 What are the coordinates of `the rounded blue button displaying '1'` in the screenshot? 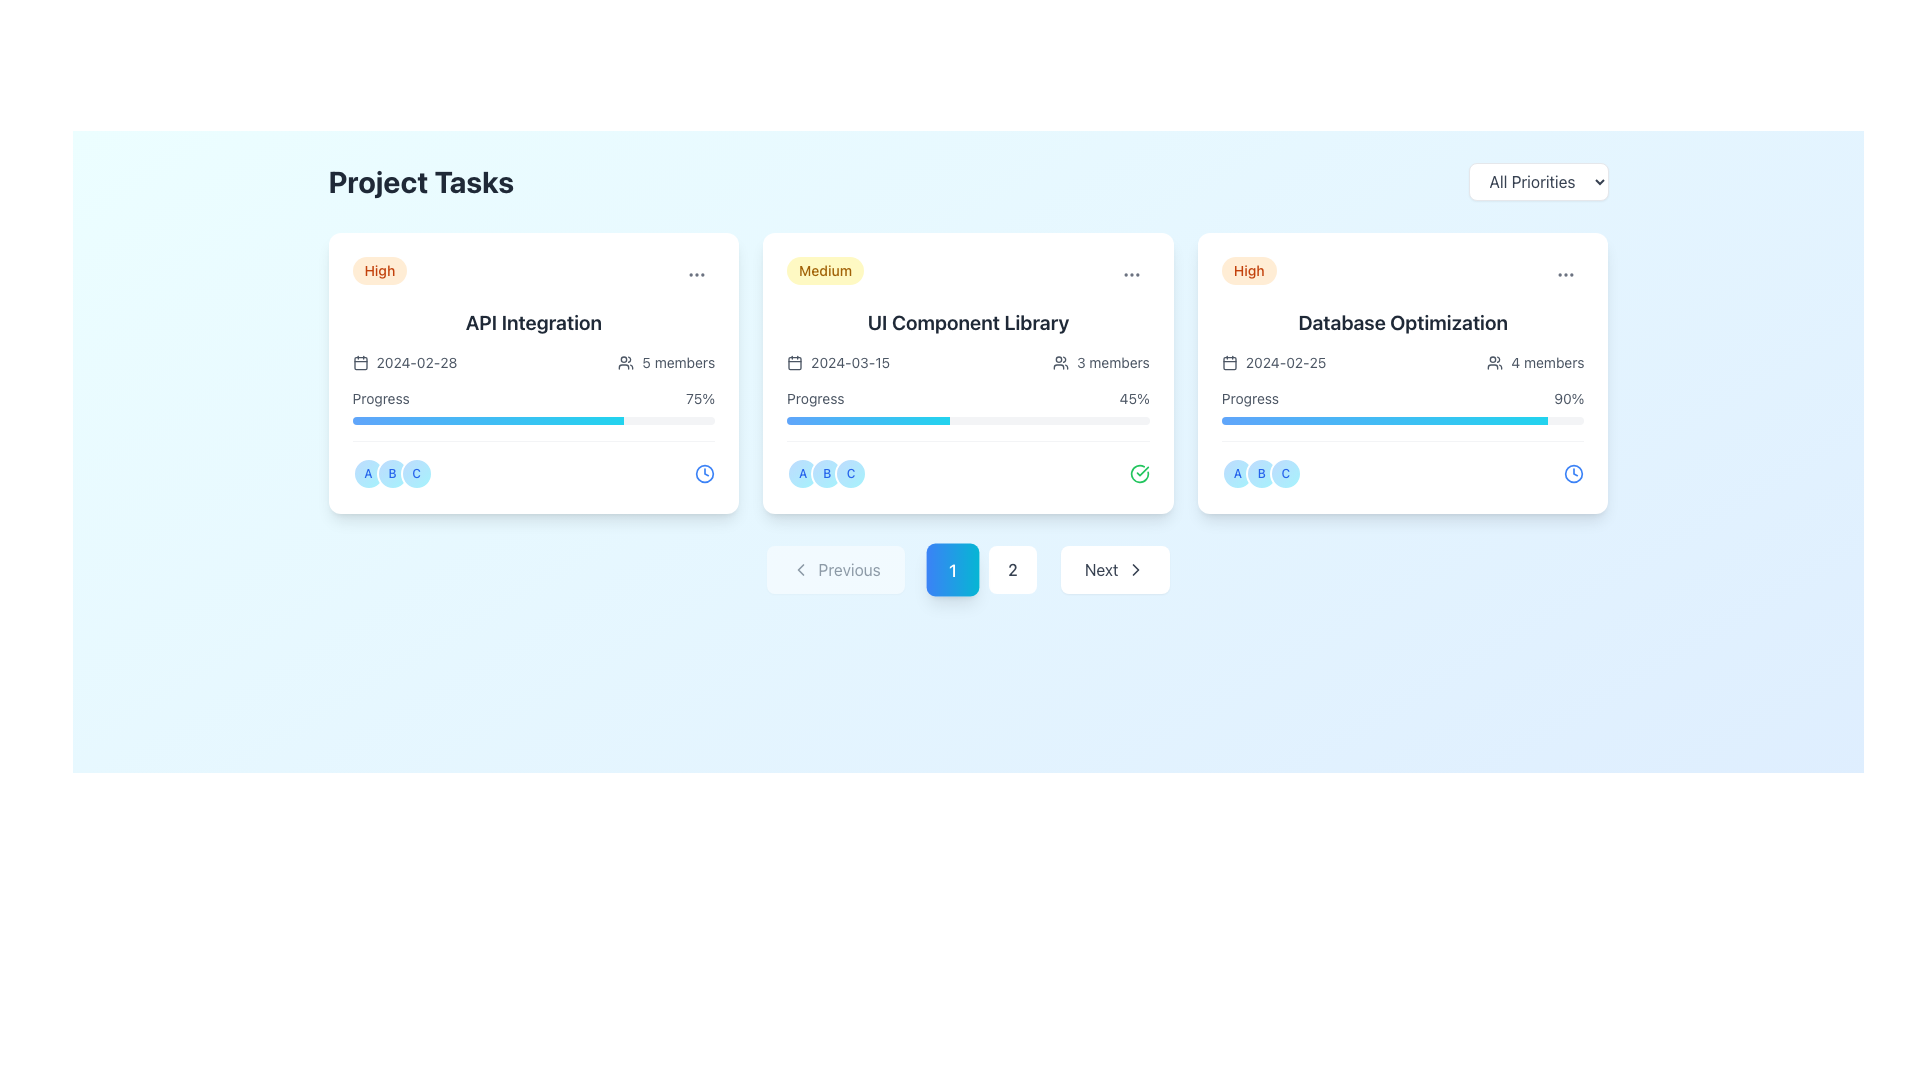 It's located at (968, 570).